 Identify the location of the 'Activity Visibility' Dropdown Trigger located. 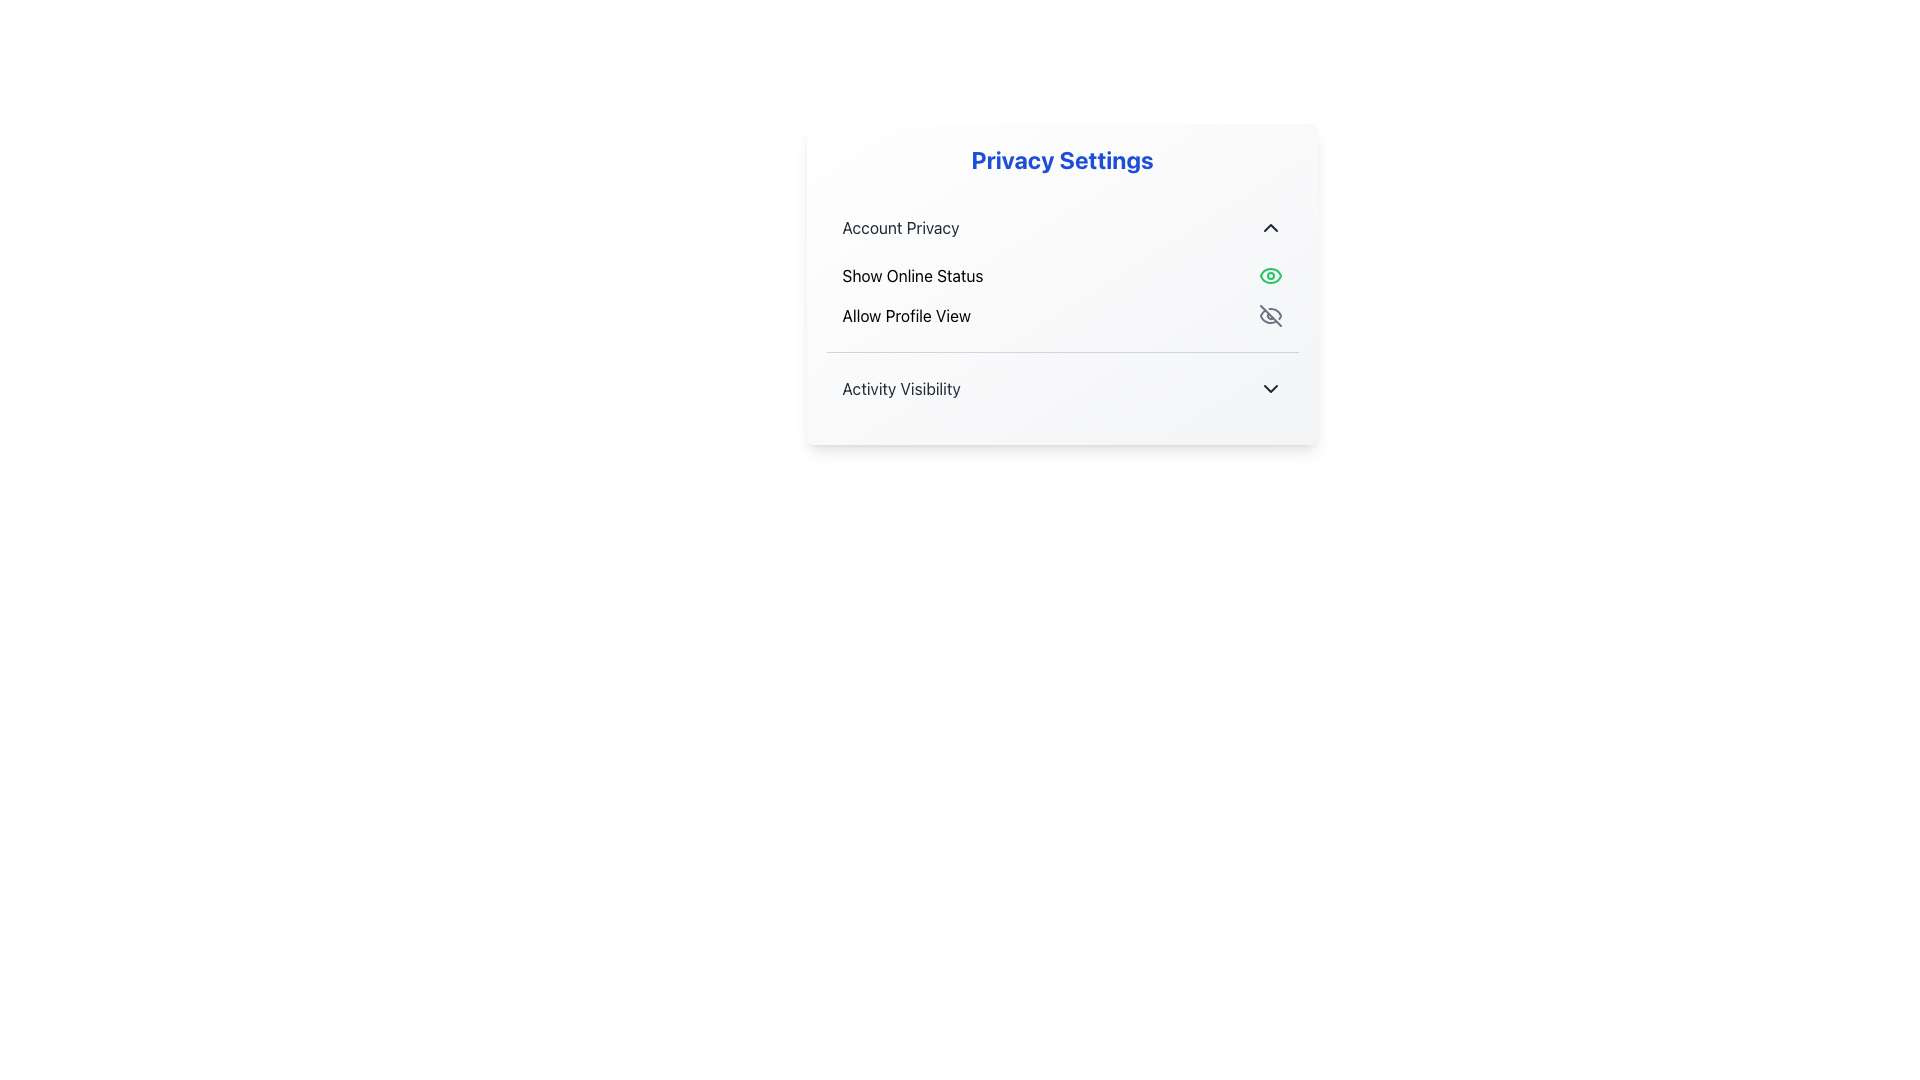
(1061, 389).